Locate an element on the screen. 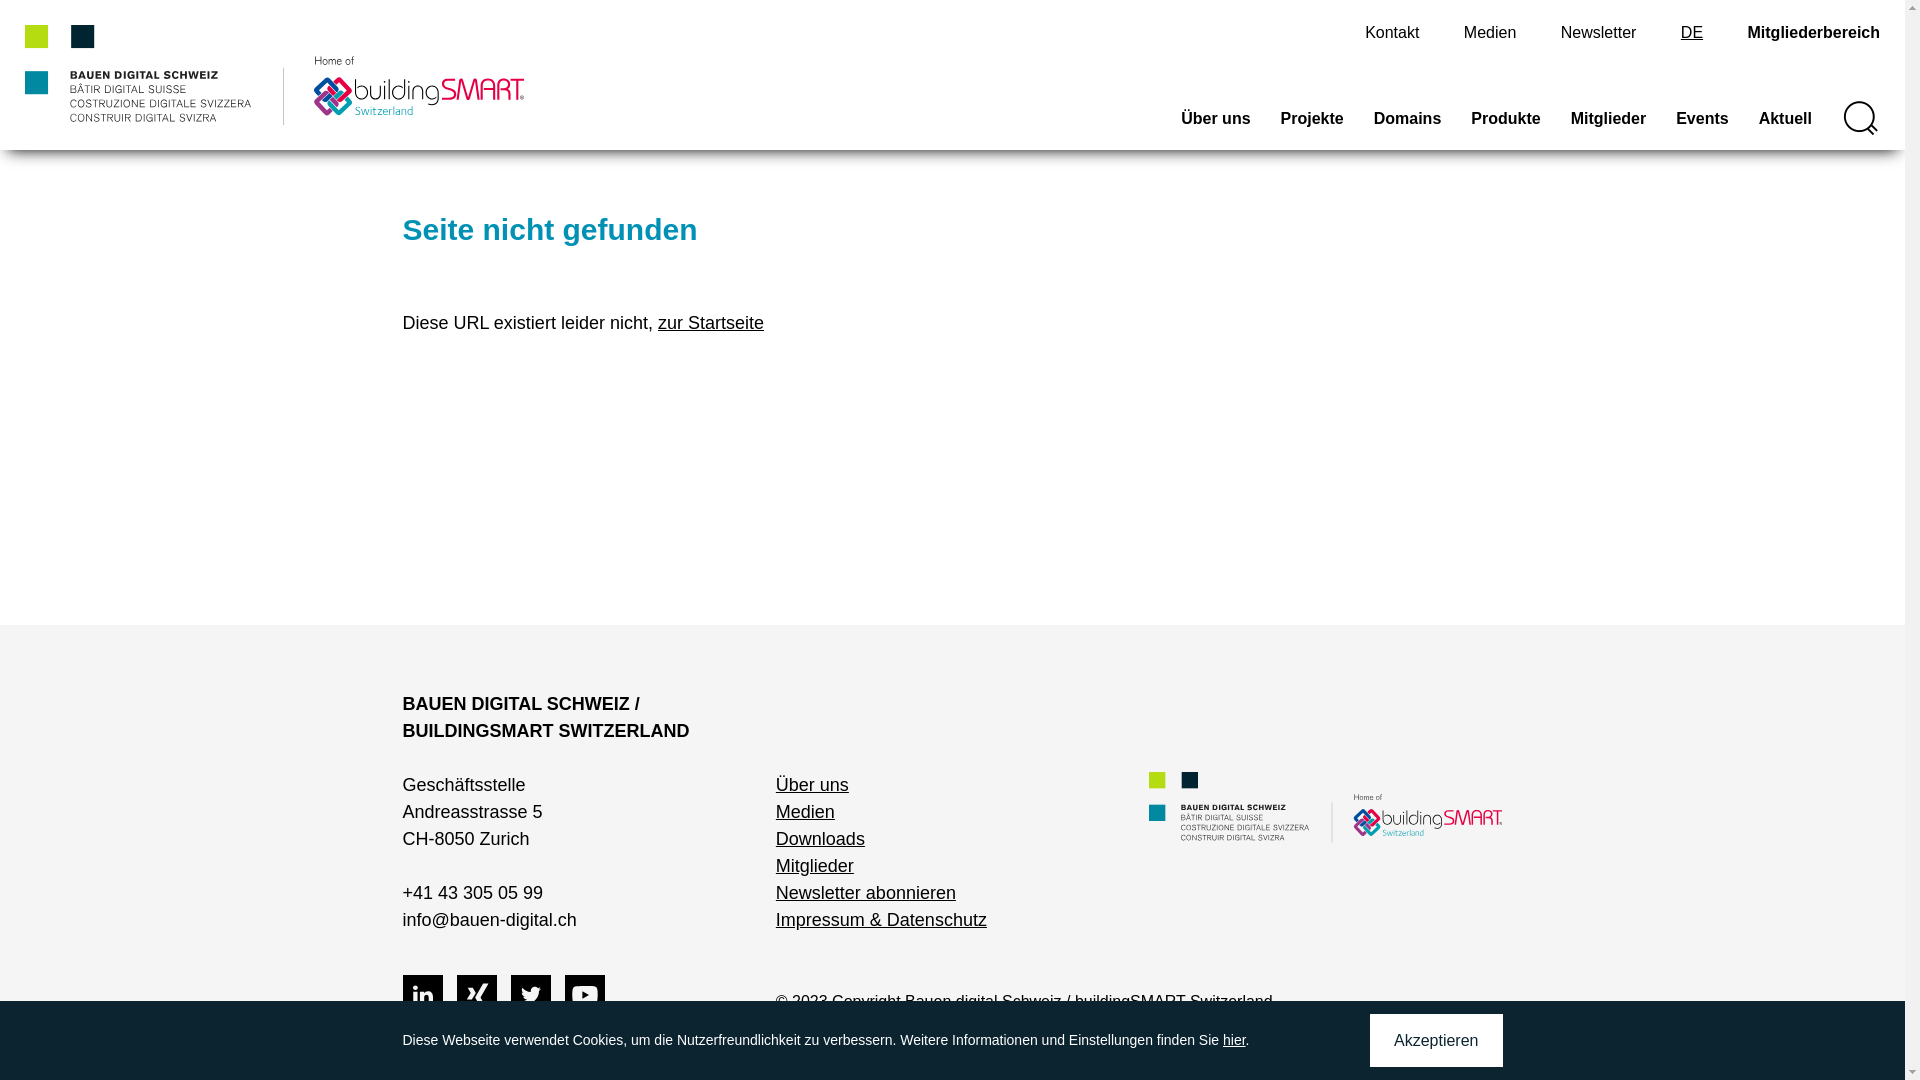 This screenshot has width=1920, height=1080. 'Kontakt' is located at coordinates (1391, 32).